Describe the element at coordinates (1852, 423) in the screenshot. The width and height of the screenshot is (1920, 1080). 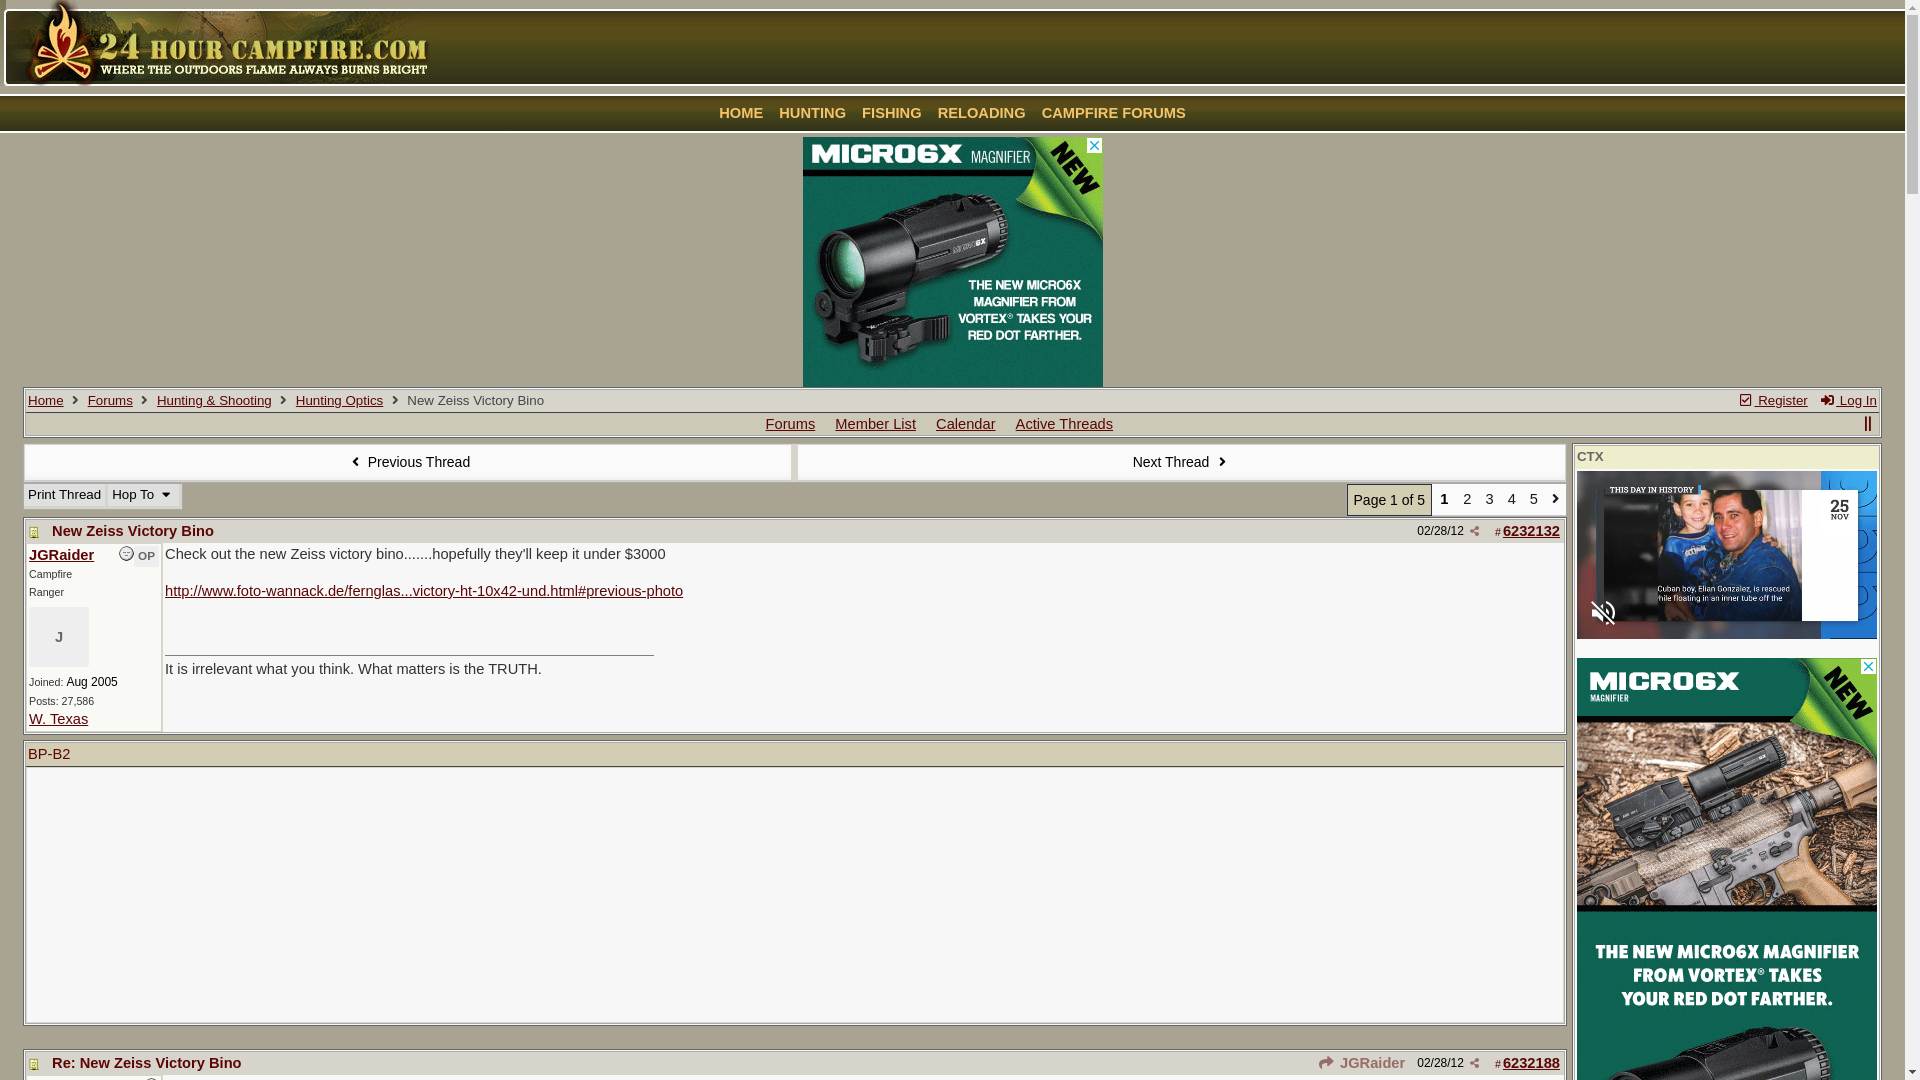
I see `'show/hide columns on this page'` at that location.